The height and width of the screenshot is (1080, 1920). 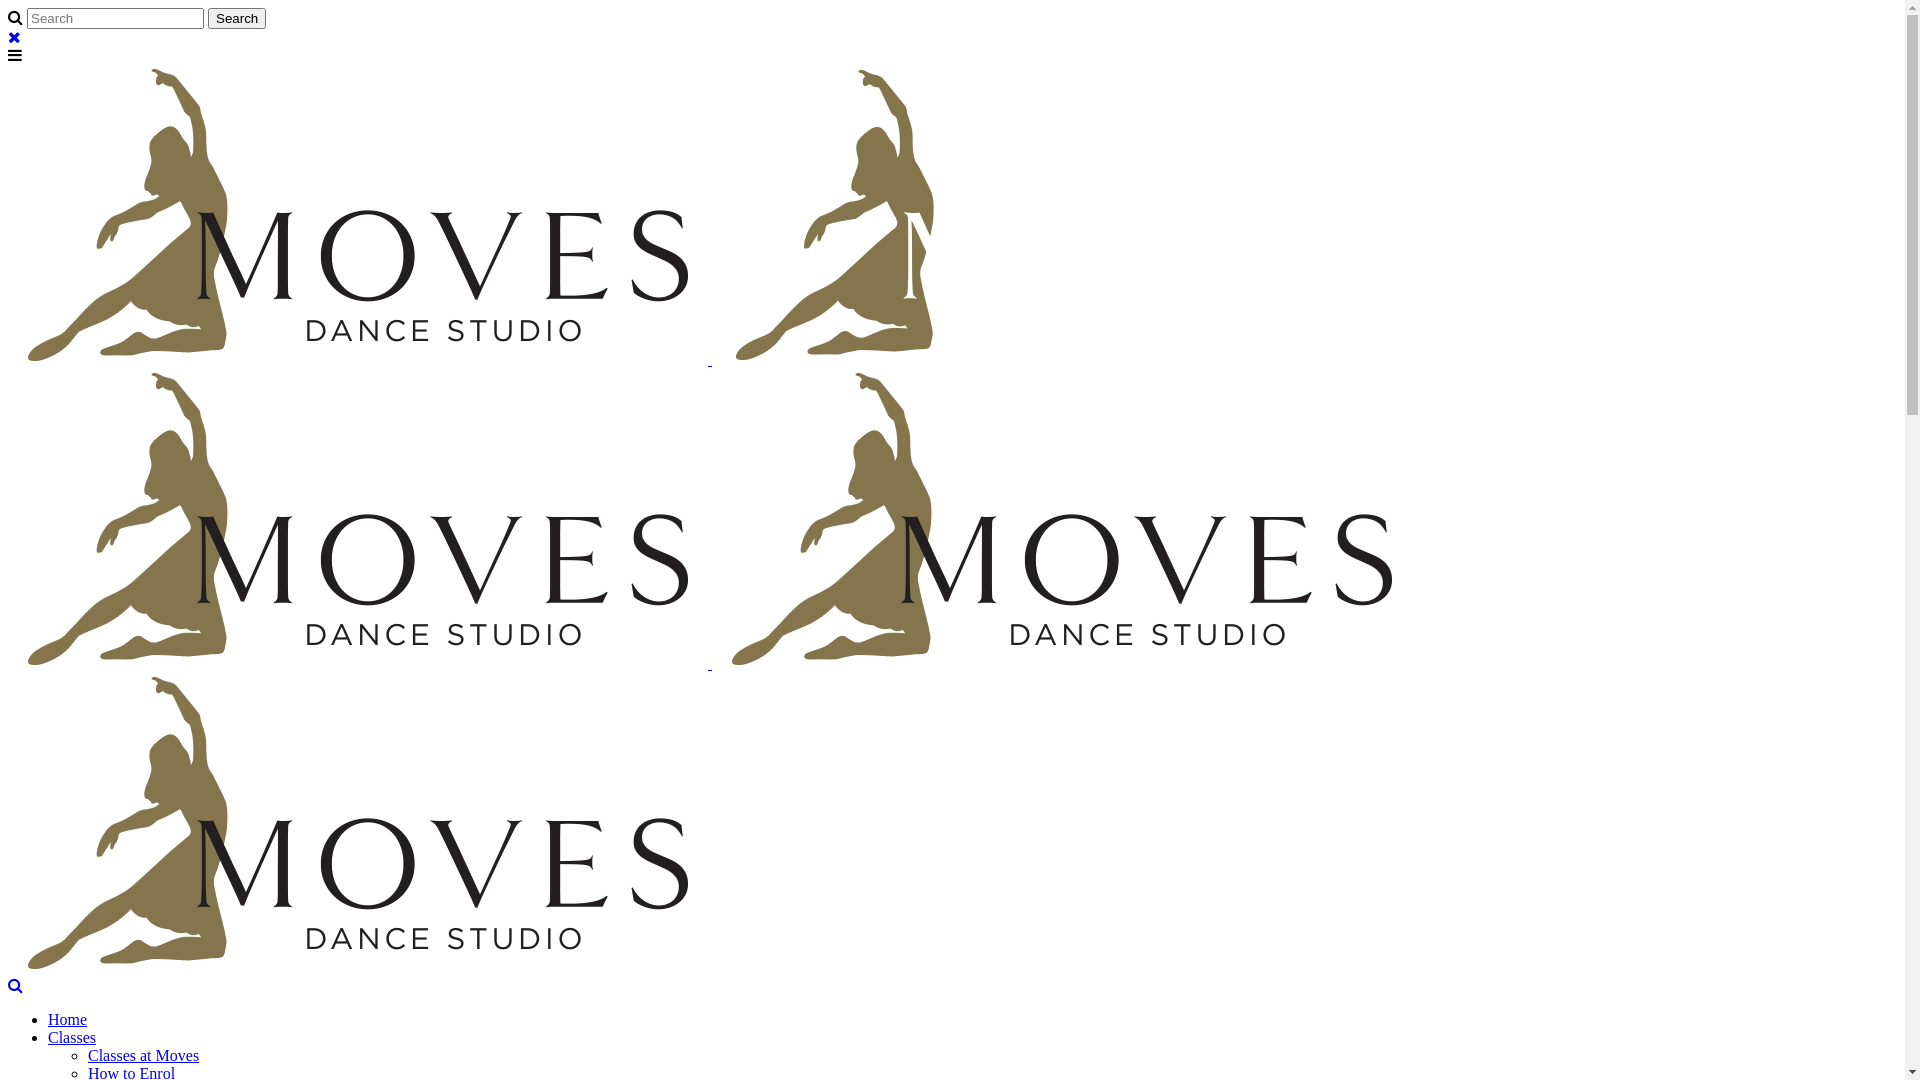 I want to click on 'Home', so click(x=67, y=1019).